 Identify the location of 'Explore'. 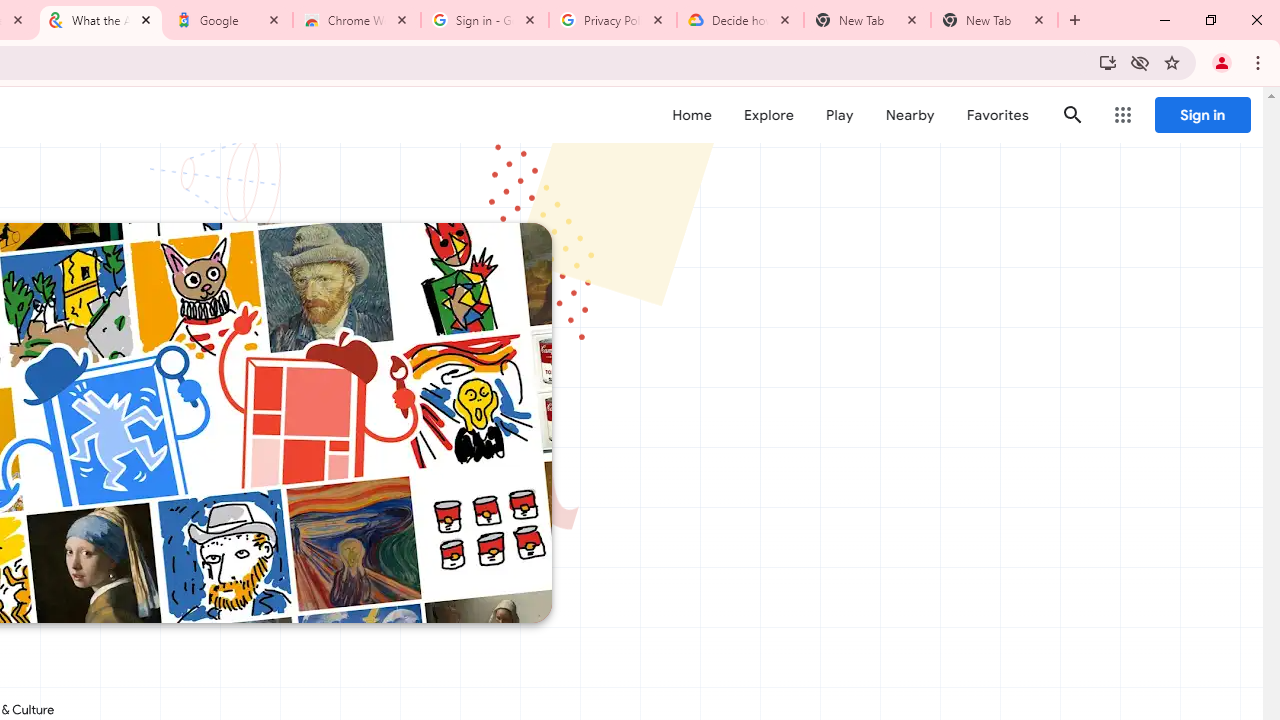
(767, 115).